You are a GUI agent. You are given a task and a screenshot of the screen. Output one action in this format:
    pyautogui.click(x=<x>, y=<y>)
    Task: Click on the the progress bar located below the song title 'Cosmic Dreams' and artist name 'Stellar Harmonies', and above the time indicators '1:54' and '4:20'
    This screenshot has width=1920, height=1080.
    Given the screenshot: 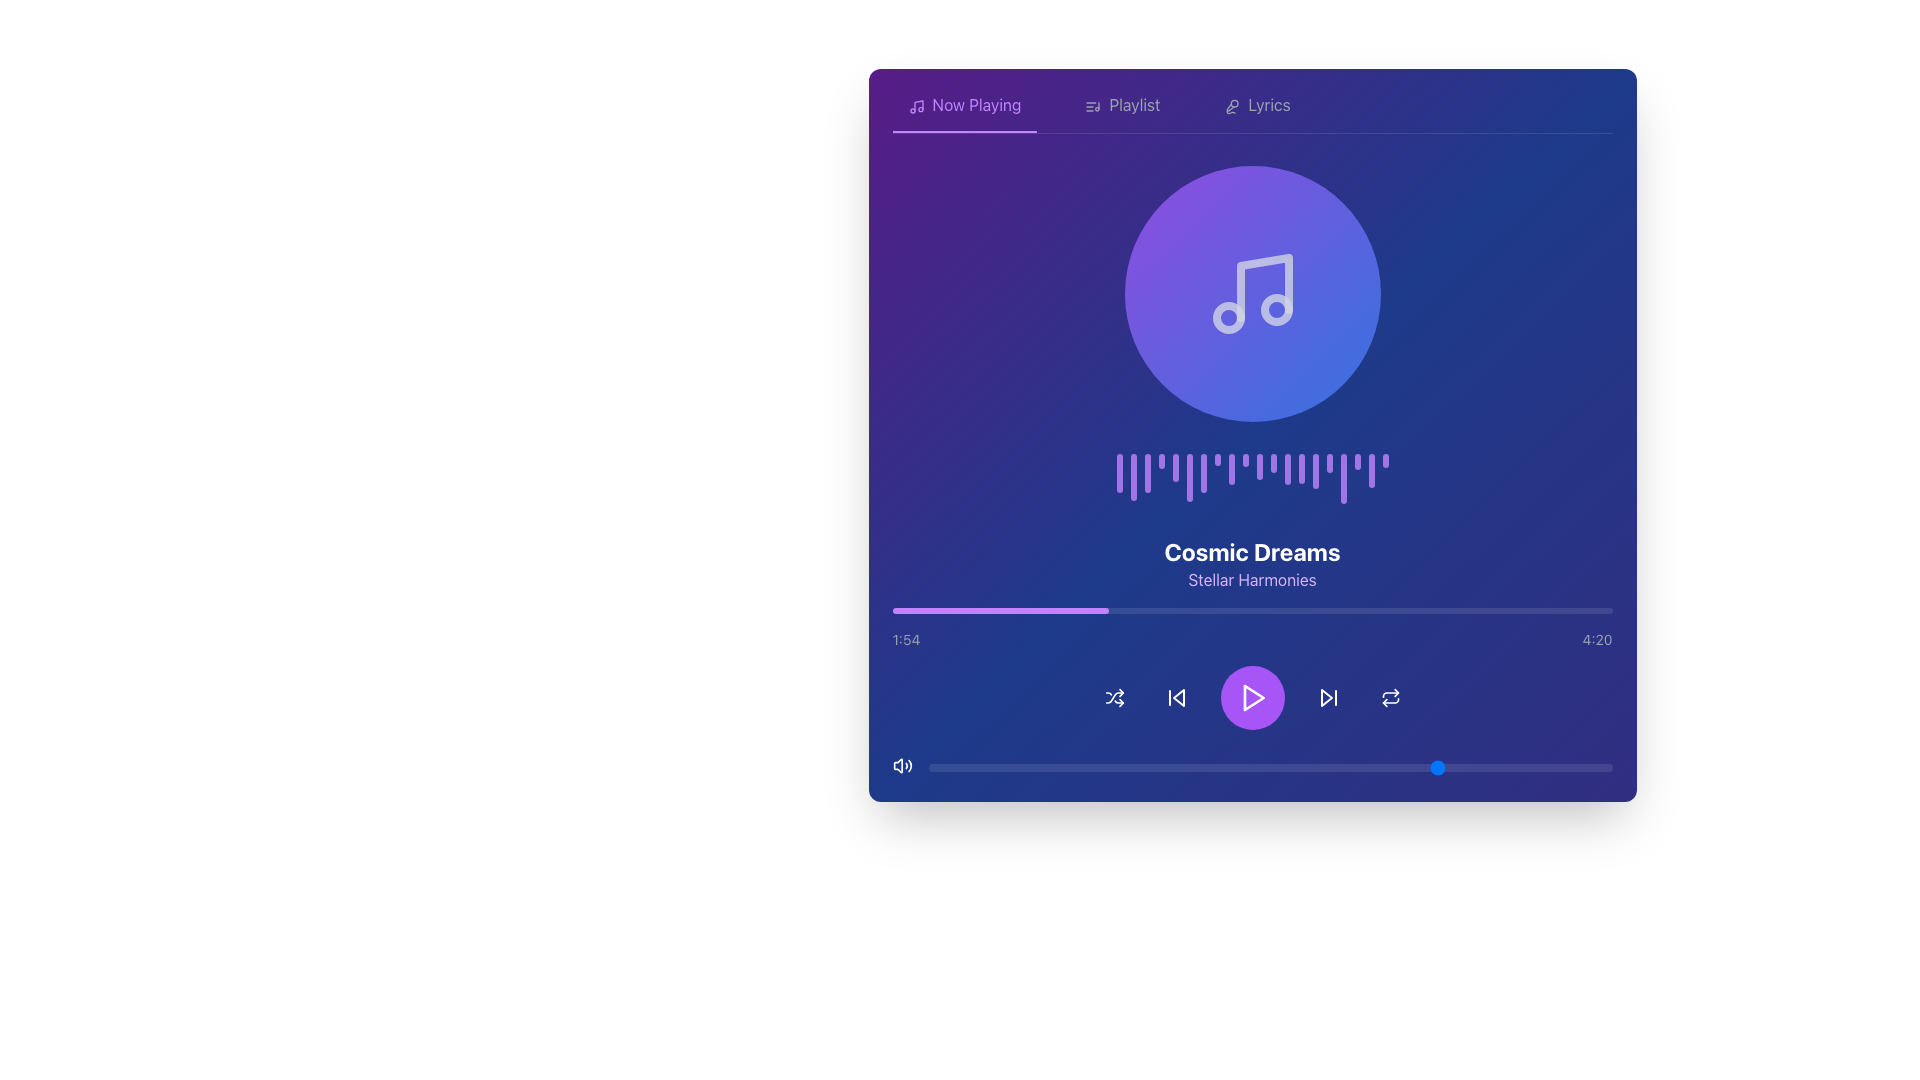 What is the action you would take?
    pyautogui.click(x=1251, y=609)
    